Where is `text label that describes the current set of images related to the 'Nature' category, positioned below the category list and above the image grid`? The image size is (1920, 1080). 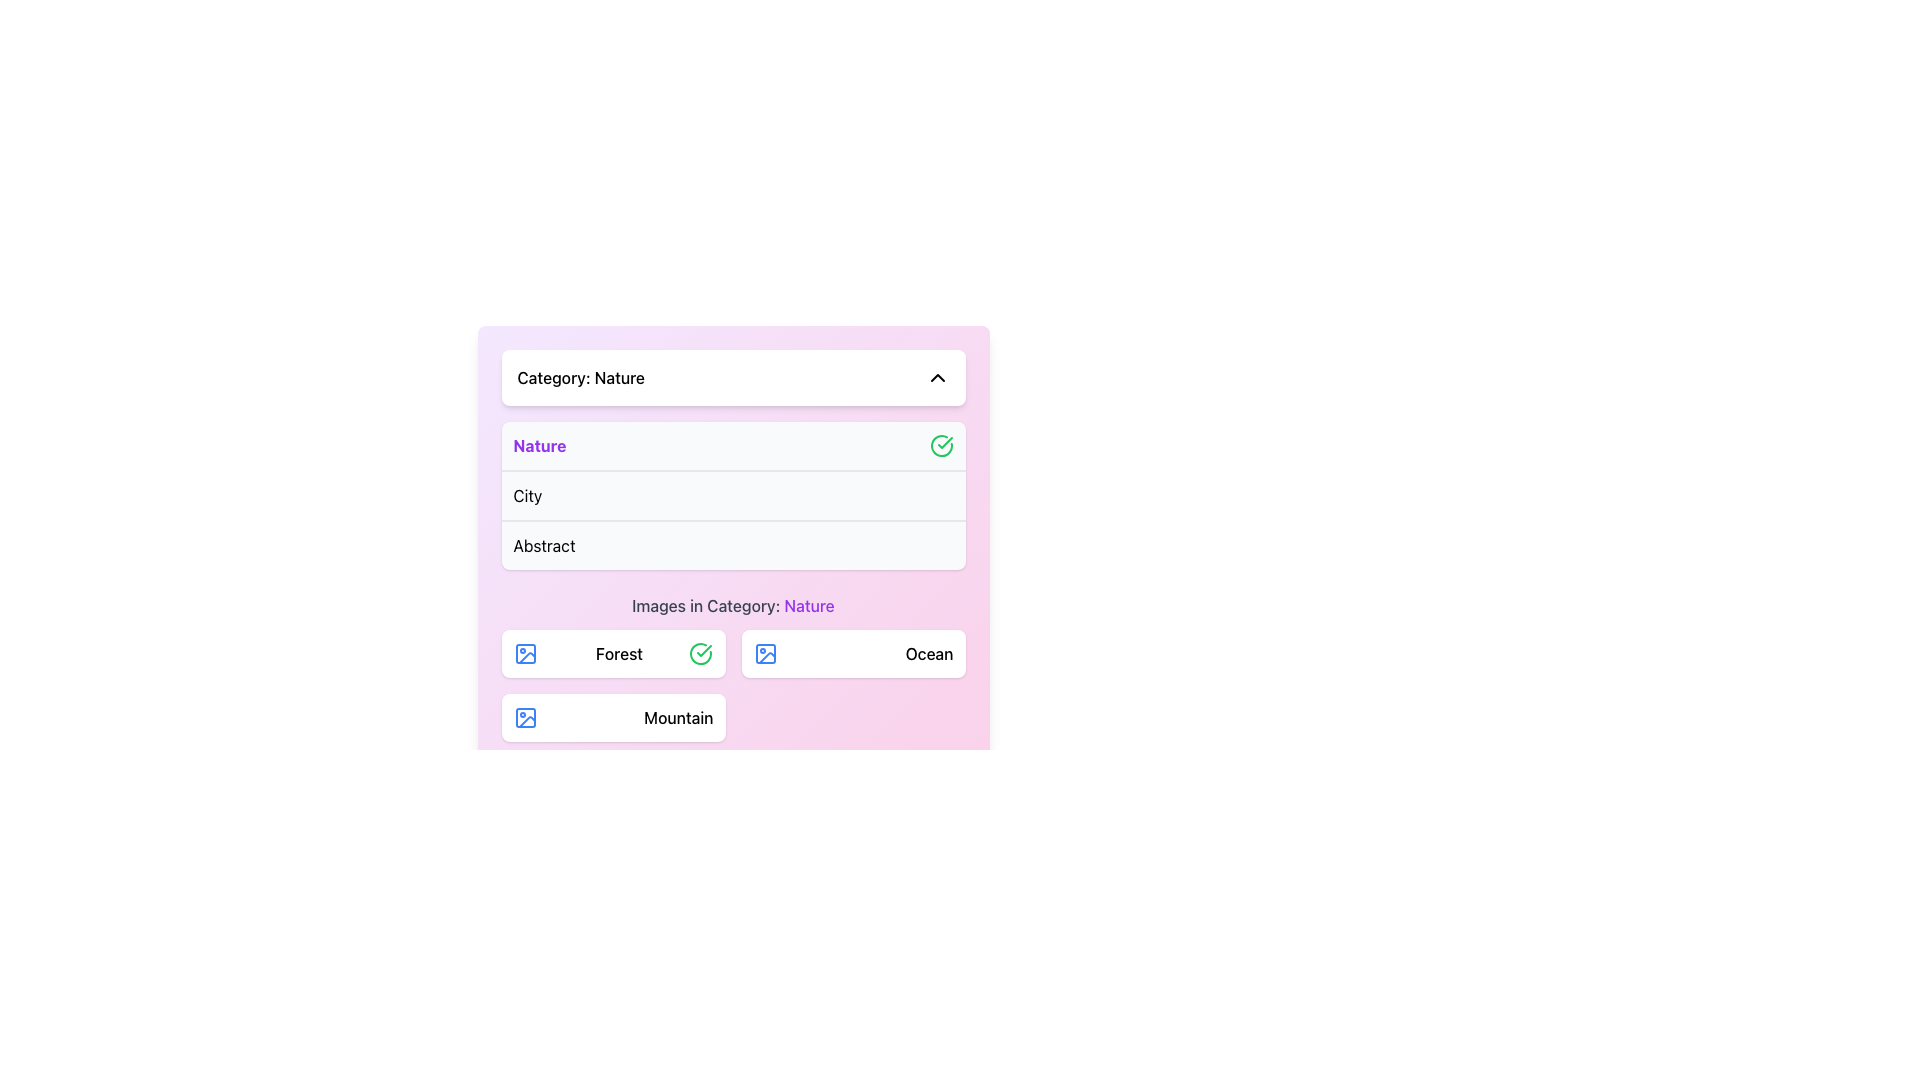
text label that describes the current set of images related to the 'Nature' category, positioned below the category list and above the image grid is located at coordinates (732, 604).